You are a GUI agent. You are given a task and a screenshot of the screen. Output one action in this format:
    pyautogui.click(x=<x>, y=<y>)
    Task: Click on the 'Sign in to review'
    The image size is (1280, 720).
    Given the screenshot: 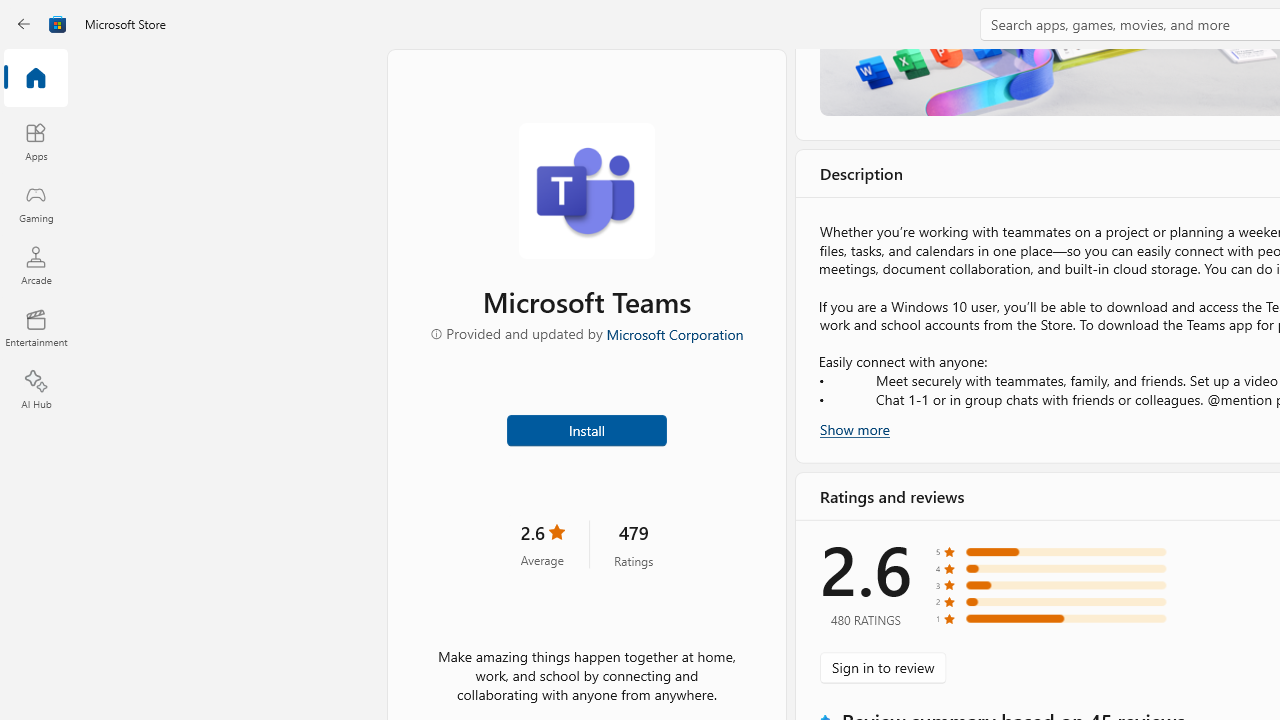 What is the action you would take?
    pyautogui.click(x=882, y=667)
    